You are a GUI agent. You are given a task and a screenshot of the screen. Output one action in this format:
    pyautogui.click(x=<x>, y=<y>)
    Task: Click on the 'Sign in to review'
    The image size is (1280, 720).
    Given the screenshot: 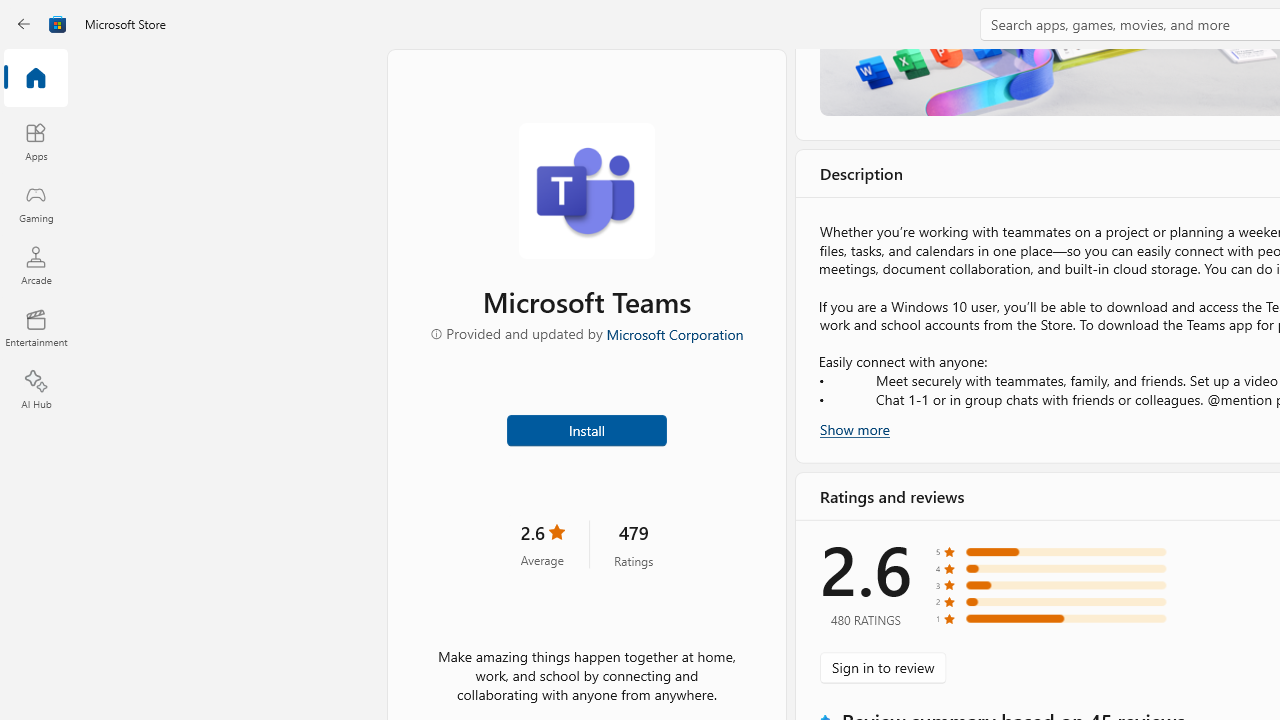 What is the action you would take?
    pyautogui.click(x=882, y=667)
    